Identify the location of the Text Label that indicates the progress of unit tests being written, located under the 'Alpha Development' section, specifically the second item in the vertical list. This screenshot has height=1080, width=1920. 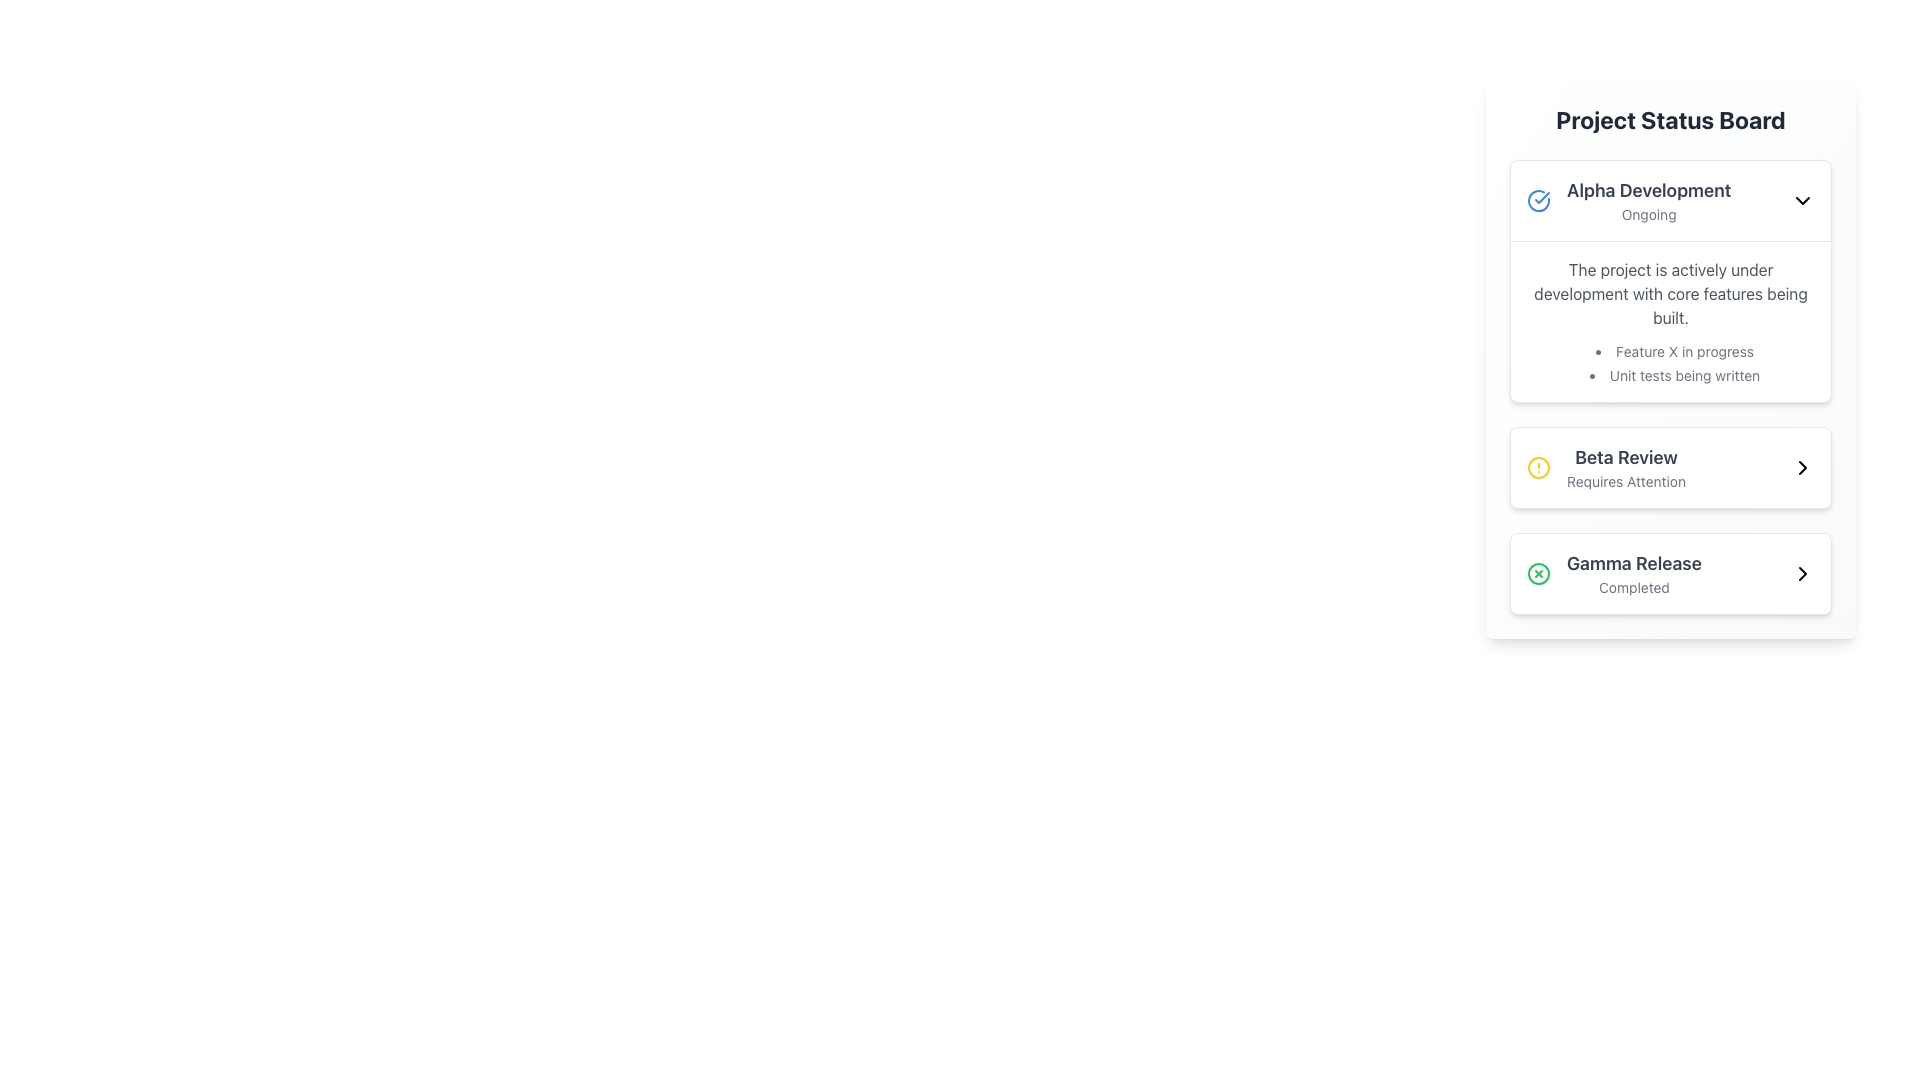
(1675, 375).